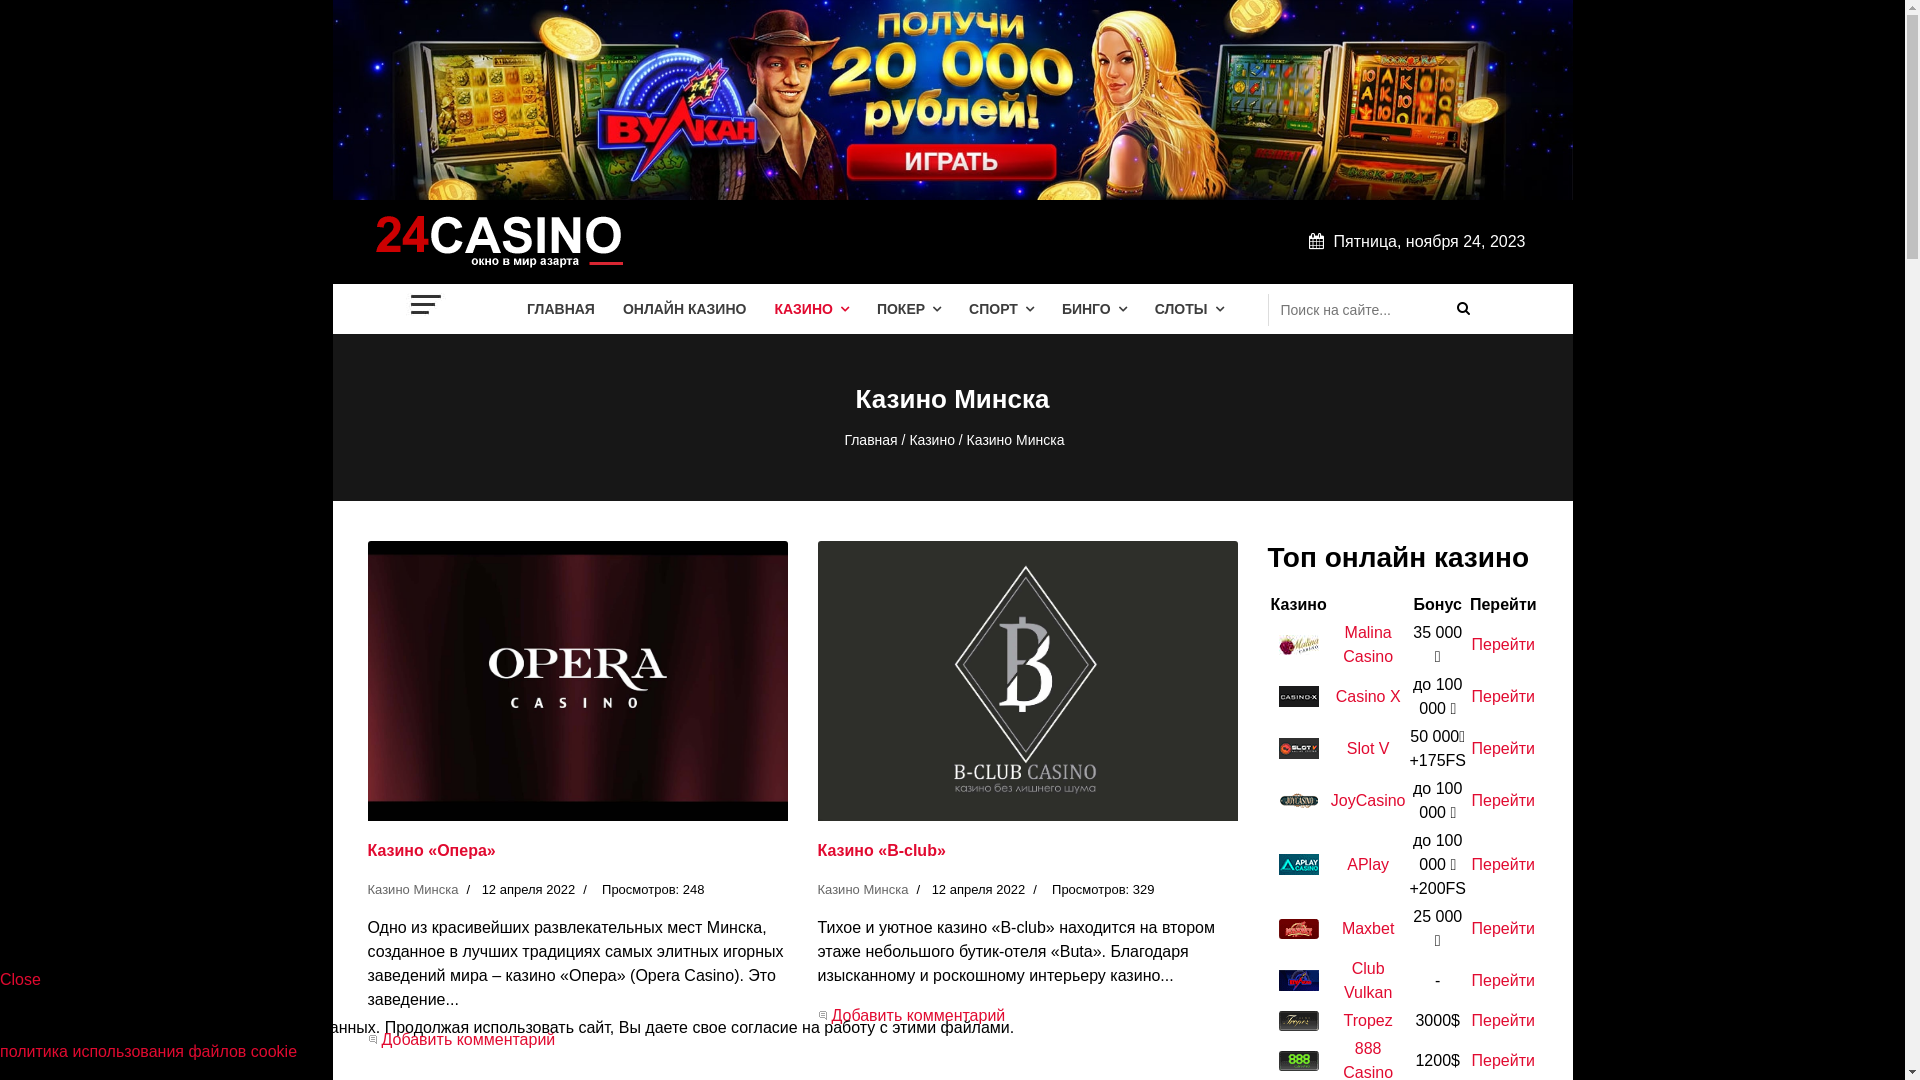  Describe the element at coordinates (1344, 979) in the screenshot. I see `'Club Vulkan'` at that location.